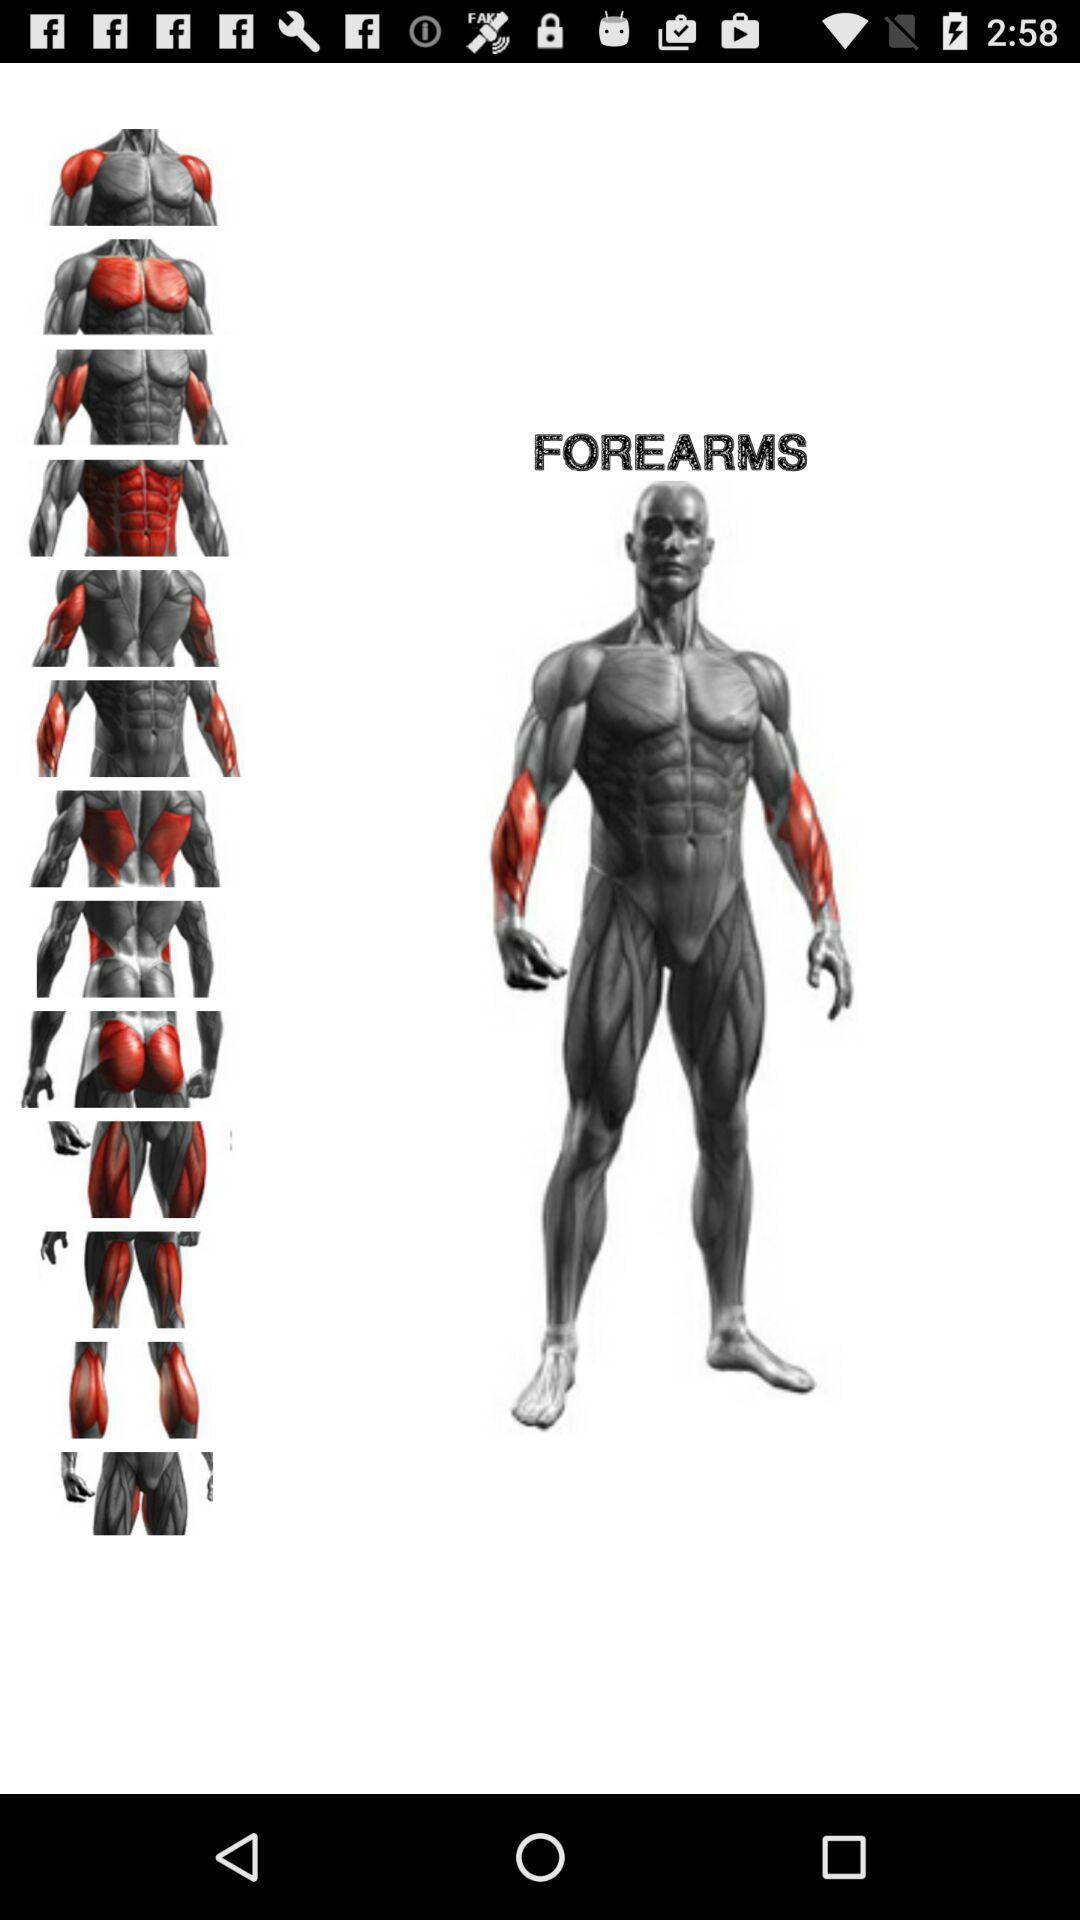  I want to click on specific body exercises, so click(131, 610).